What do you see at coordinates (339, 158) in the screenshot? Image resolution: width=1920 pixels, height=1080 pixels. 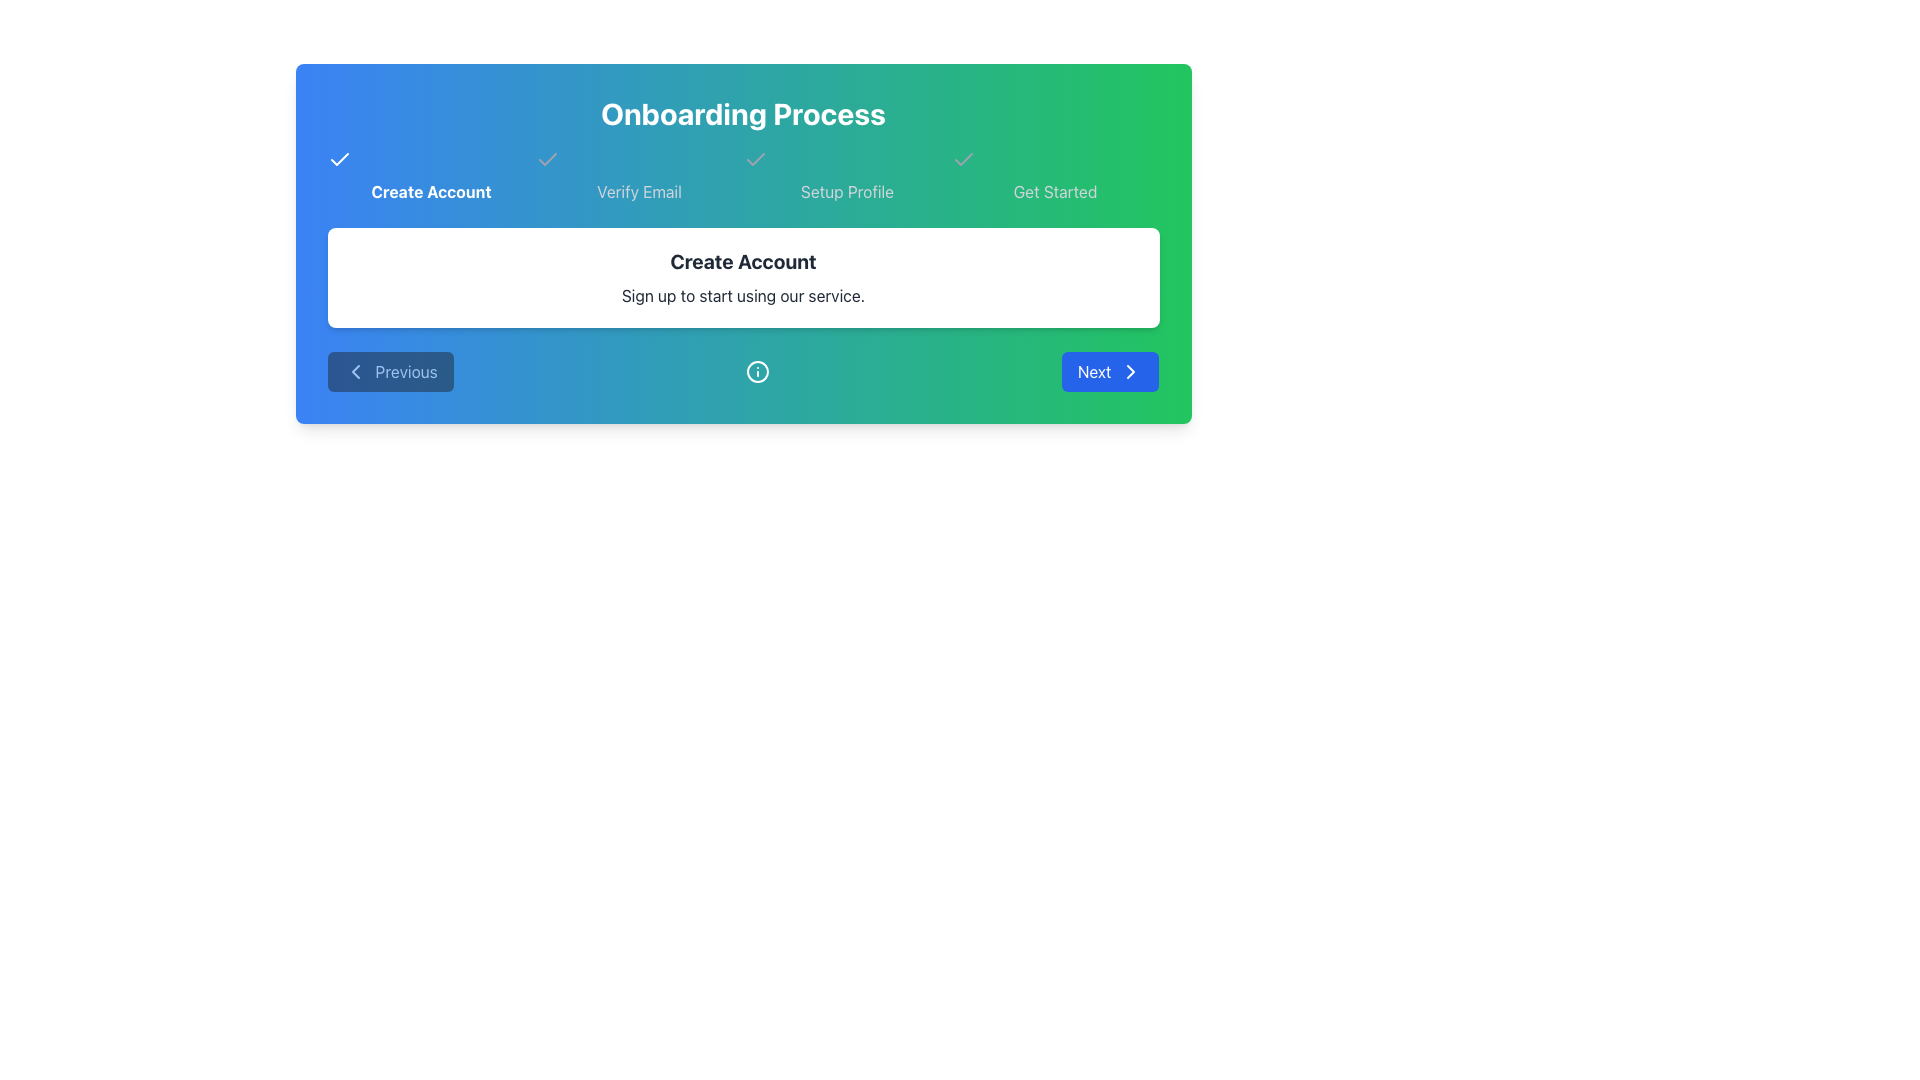 I see `the completion icon for the 'Create Account' step in the onboarding process` at bounding box center [339, 158].